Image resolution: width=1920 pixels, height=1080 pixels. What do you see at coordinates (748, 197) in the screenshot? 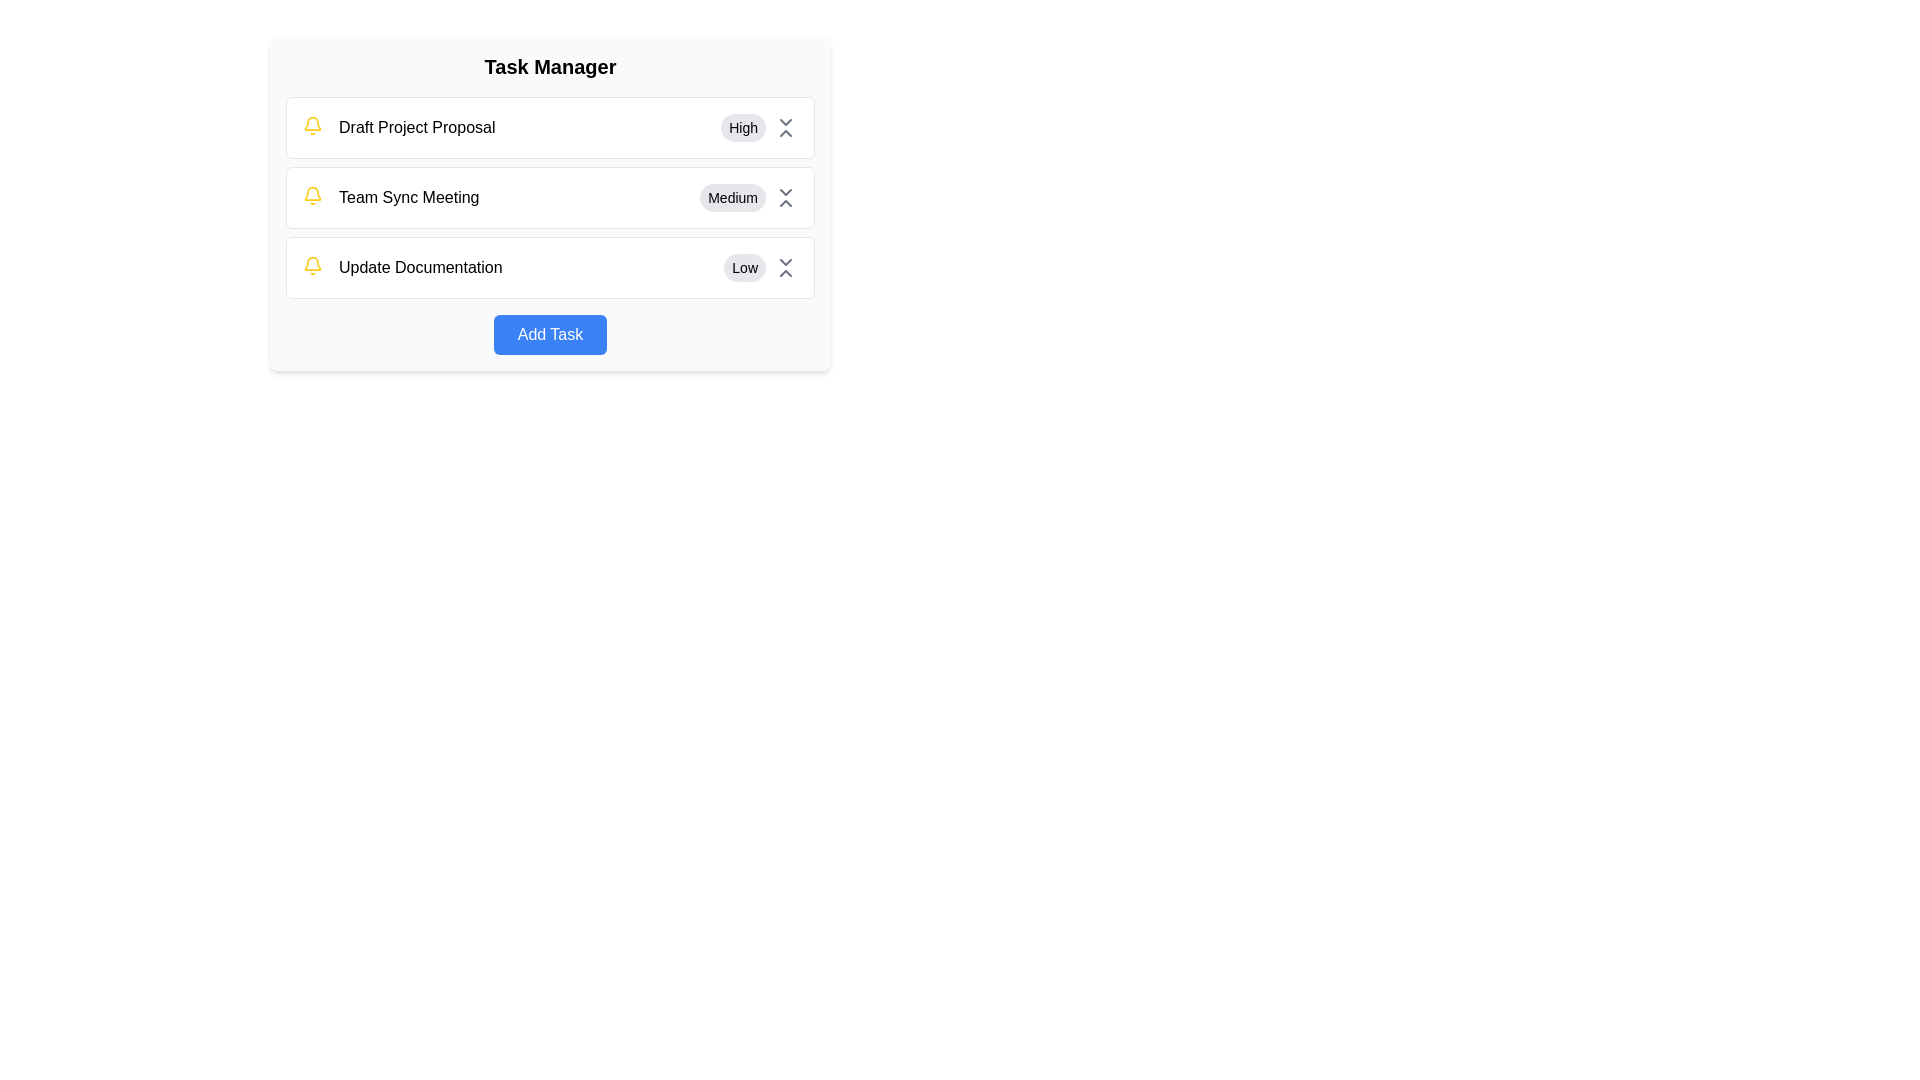
I see `the interactive dropdown label for the task priority in the 'Team Sync Meeting' block` at bounding box center [748, 197].